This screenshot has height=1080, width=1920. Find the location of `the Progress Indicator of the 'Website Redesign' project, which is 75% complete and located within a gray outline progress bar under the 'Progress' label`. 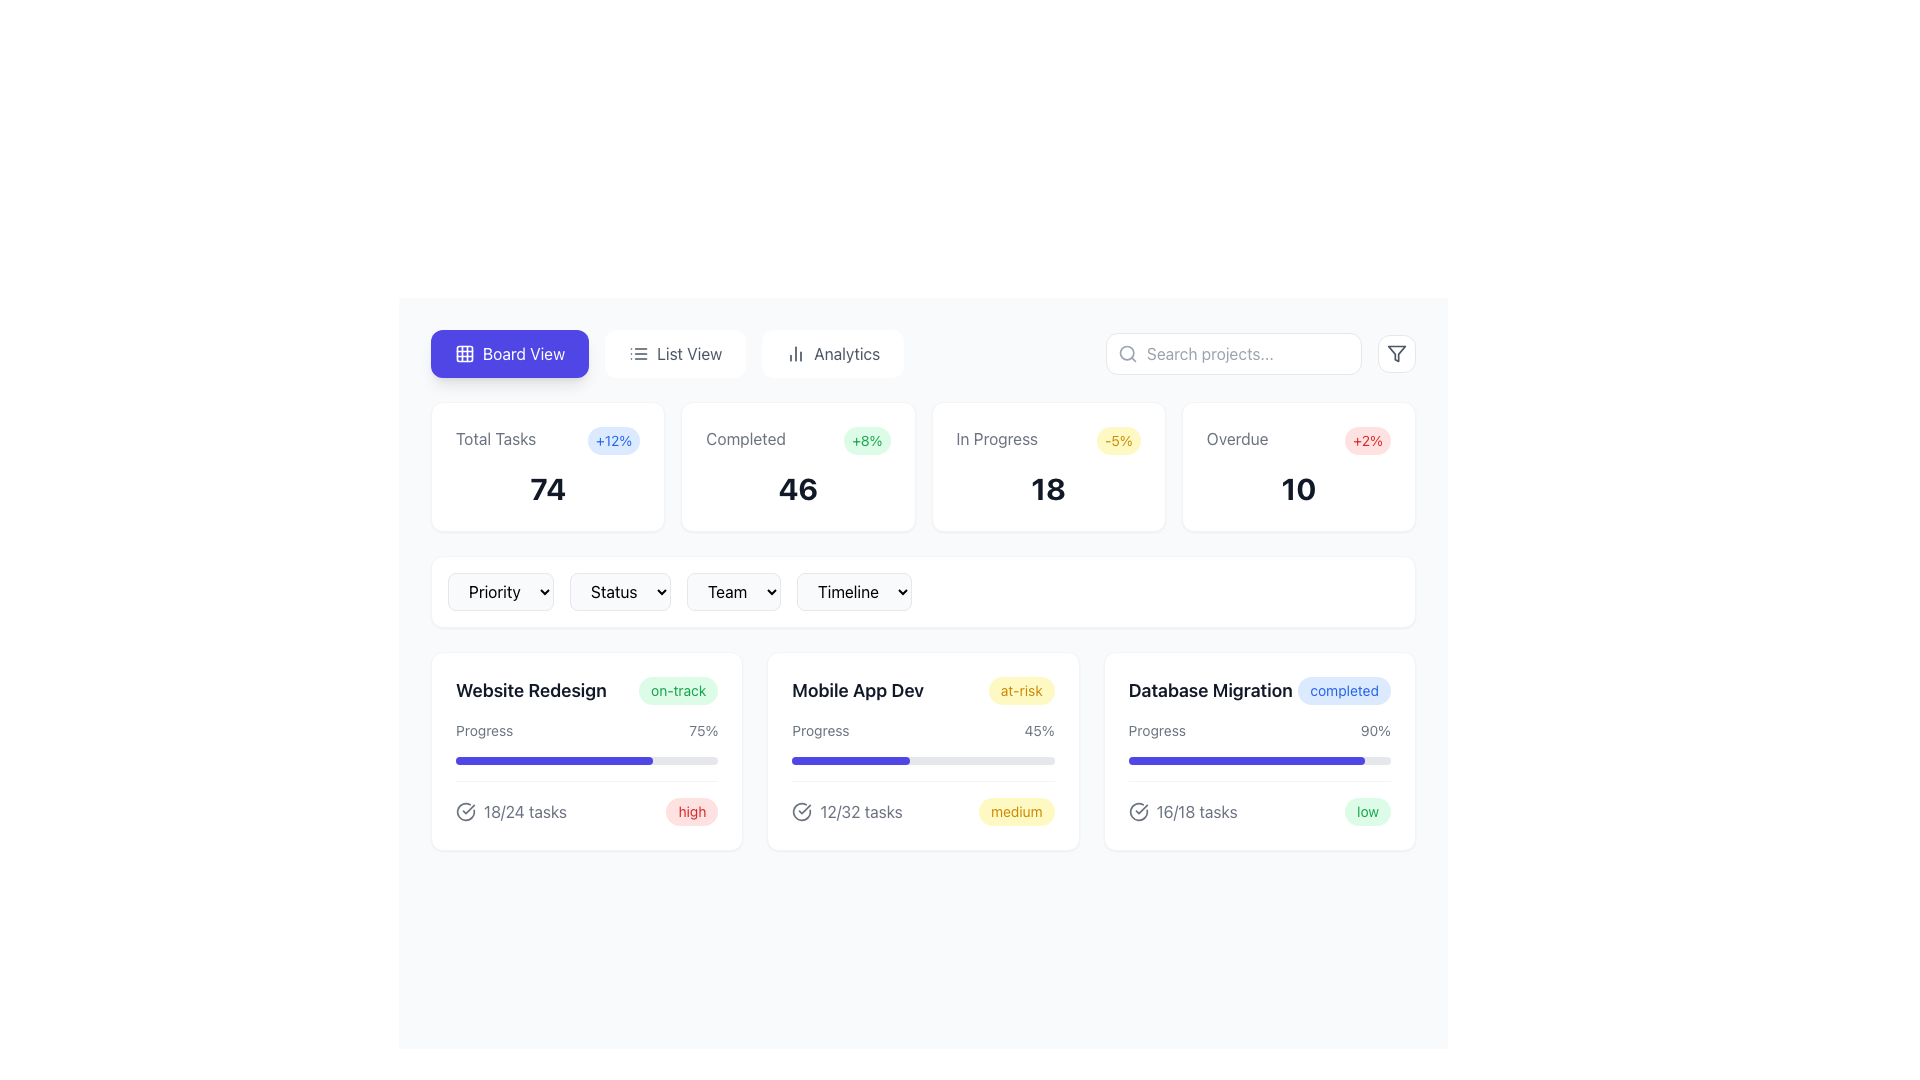

the Progress Indicator of the 'Website Redesign' project, which is 75% complete and located within a gray outline progress bar under the 'Progress' label is located at coordinates (554, 760).